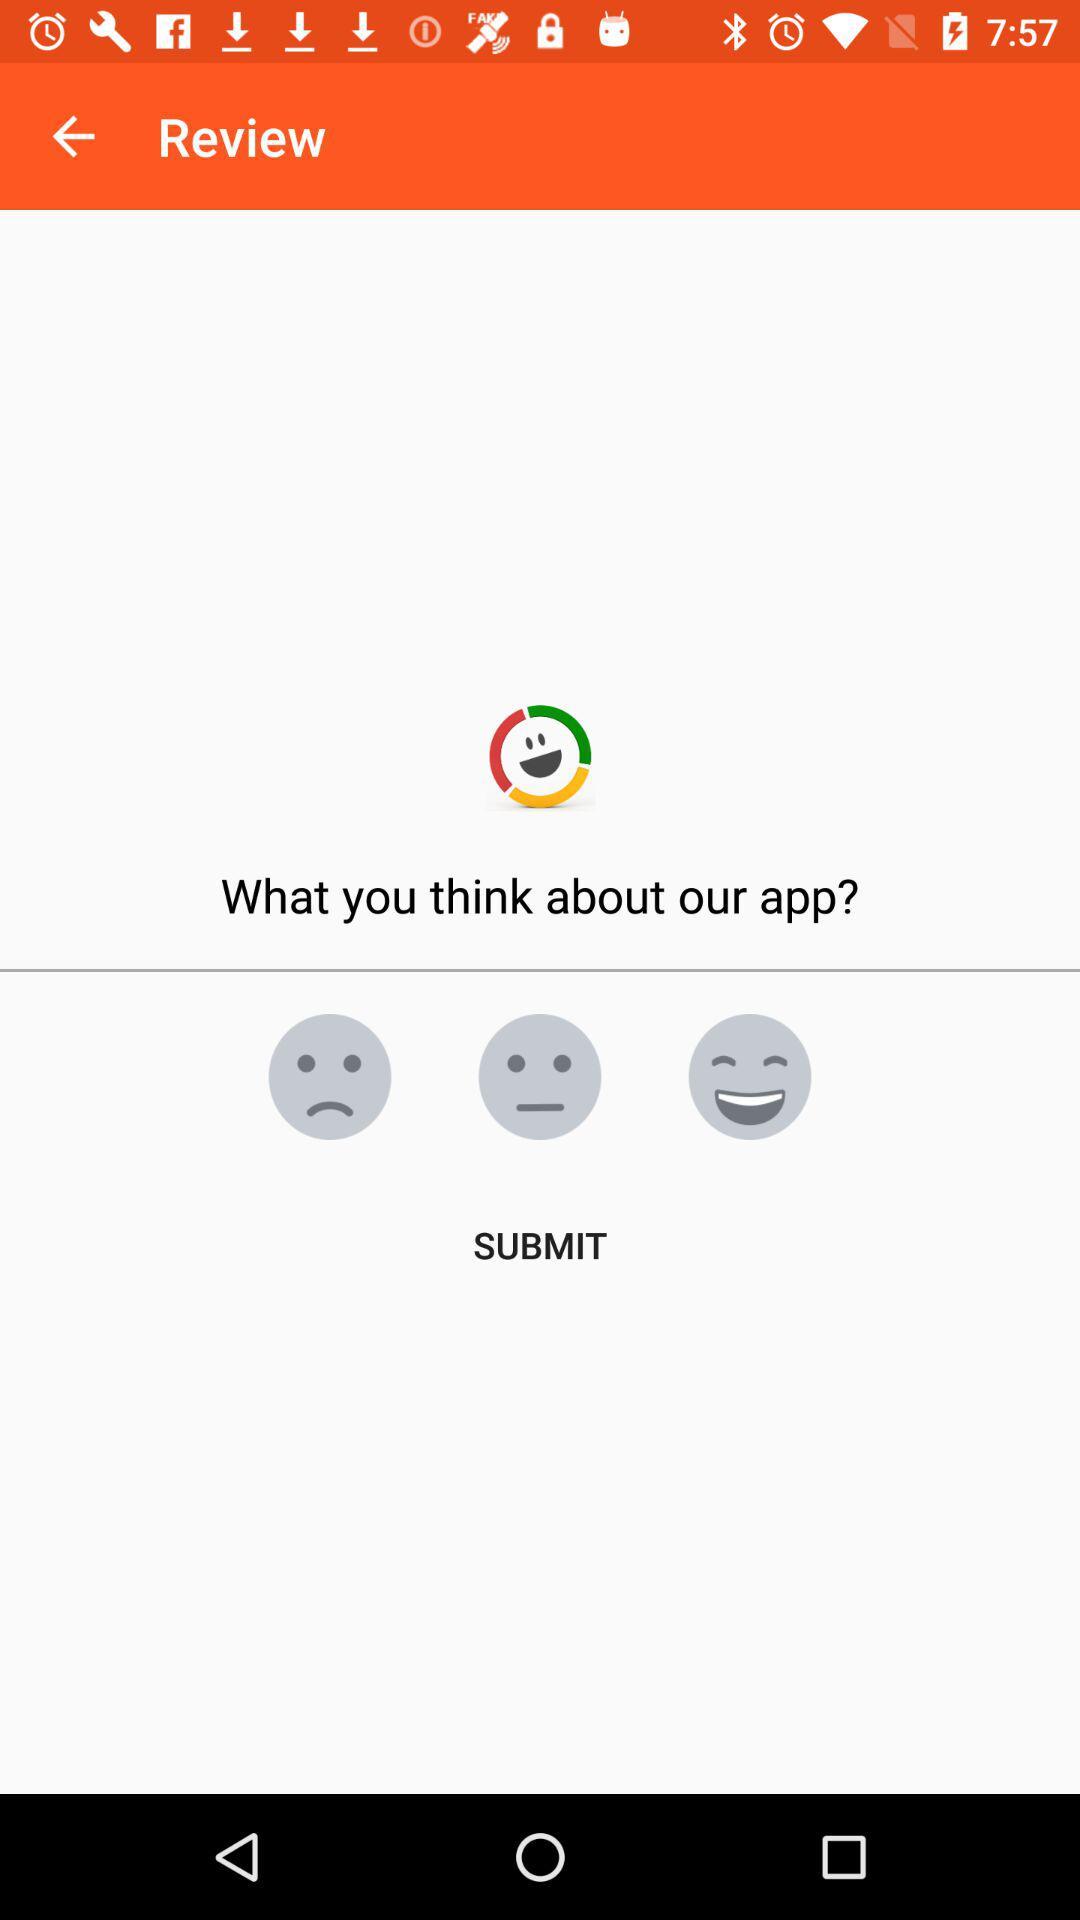 Image resolution: width=1080 pixels, height=1920 pixels. Describe the element at coordinates (749, 1075) in the screenshot. I see `rate app as great` at that location.